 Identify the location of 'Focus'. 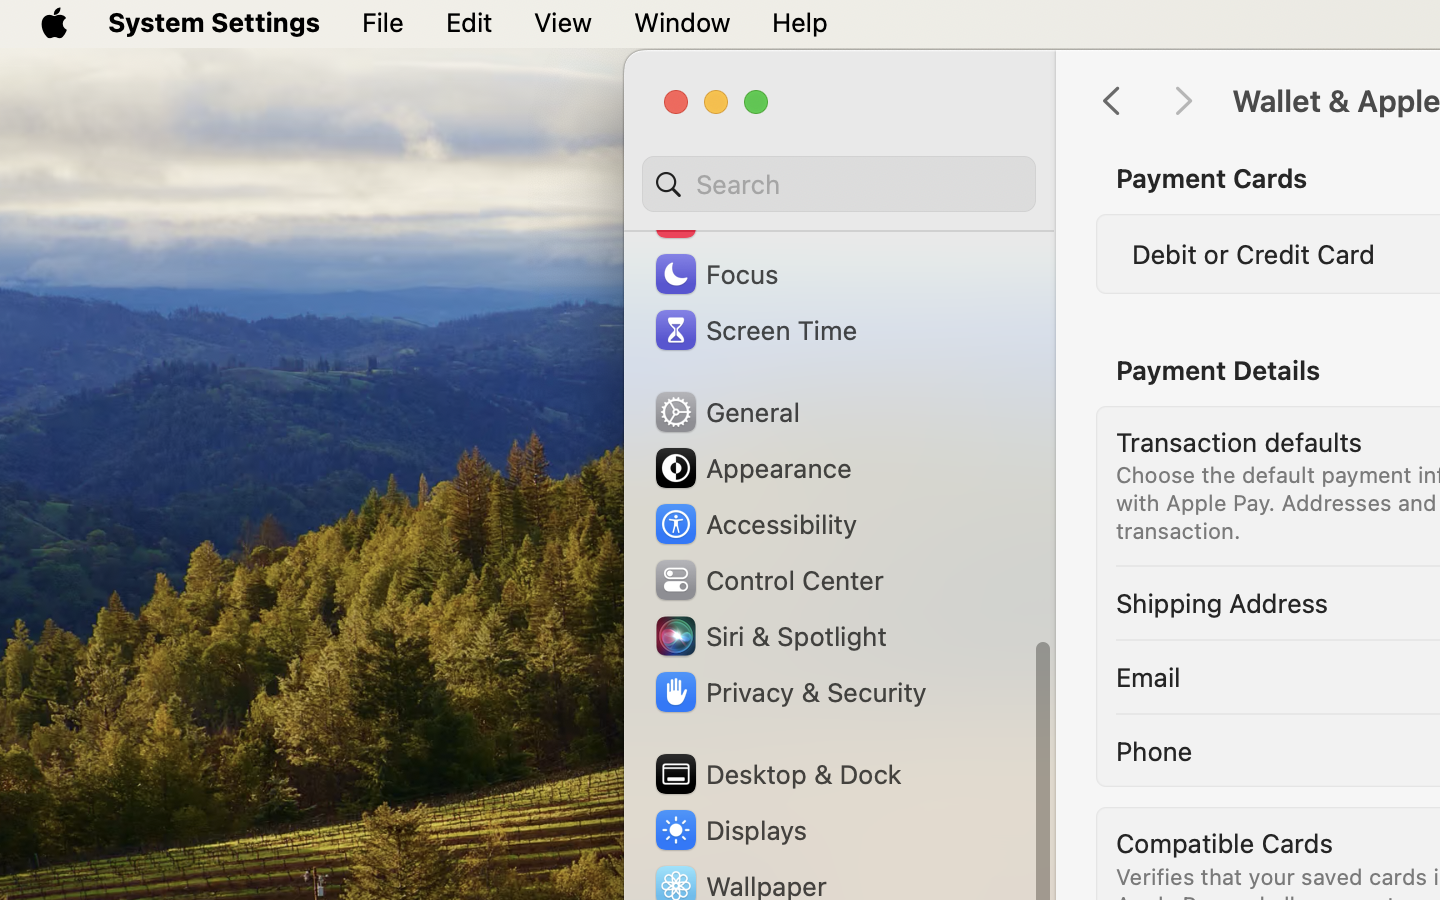
(714, 272).